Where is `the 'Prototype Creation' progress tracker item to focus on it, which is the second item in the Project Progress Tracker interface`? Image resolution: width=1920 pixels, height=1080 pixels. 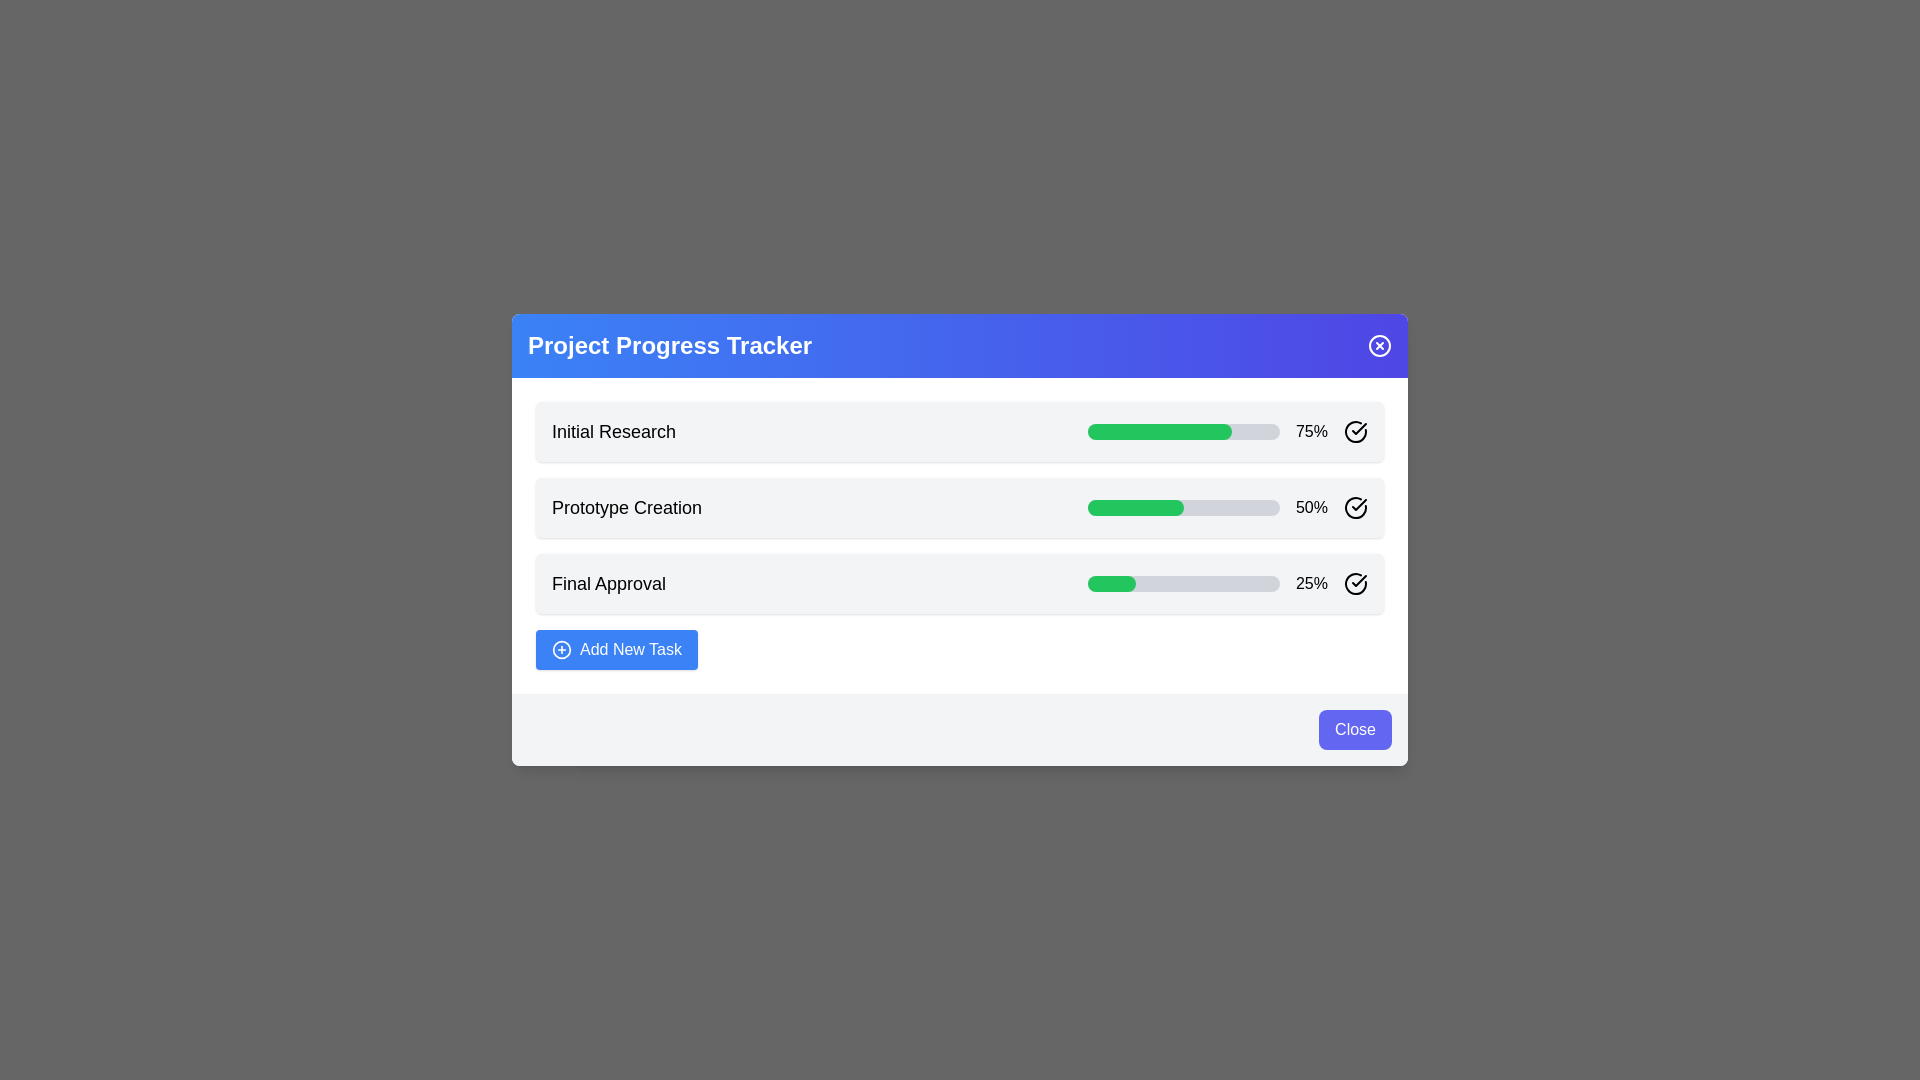
the 'Prototype Creation' progress tracker item to focus on it, which is the second item in the Project Progress Tracker interface is located at coordinates (960, 507).